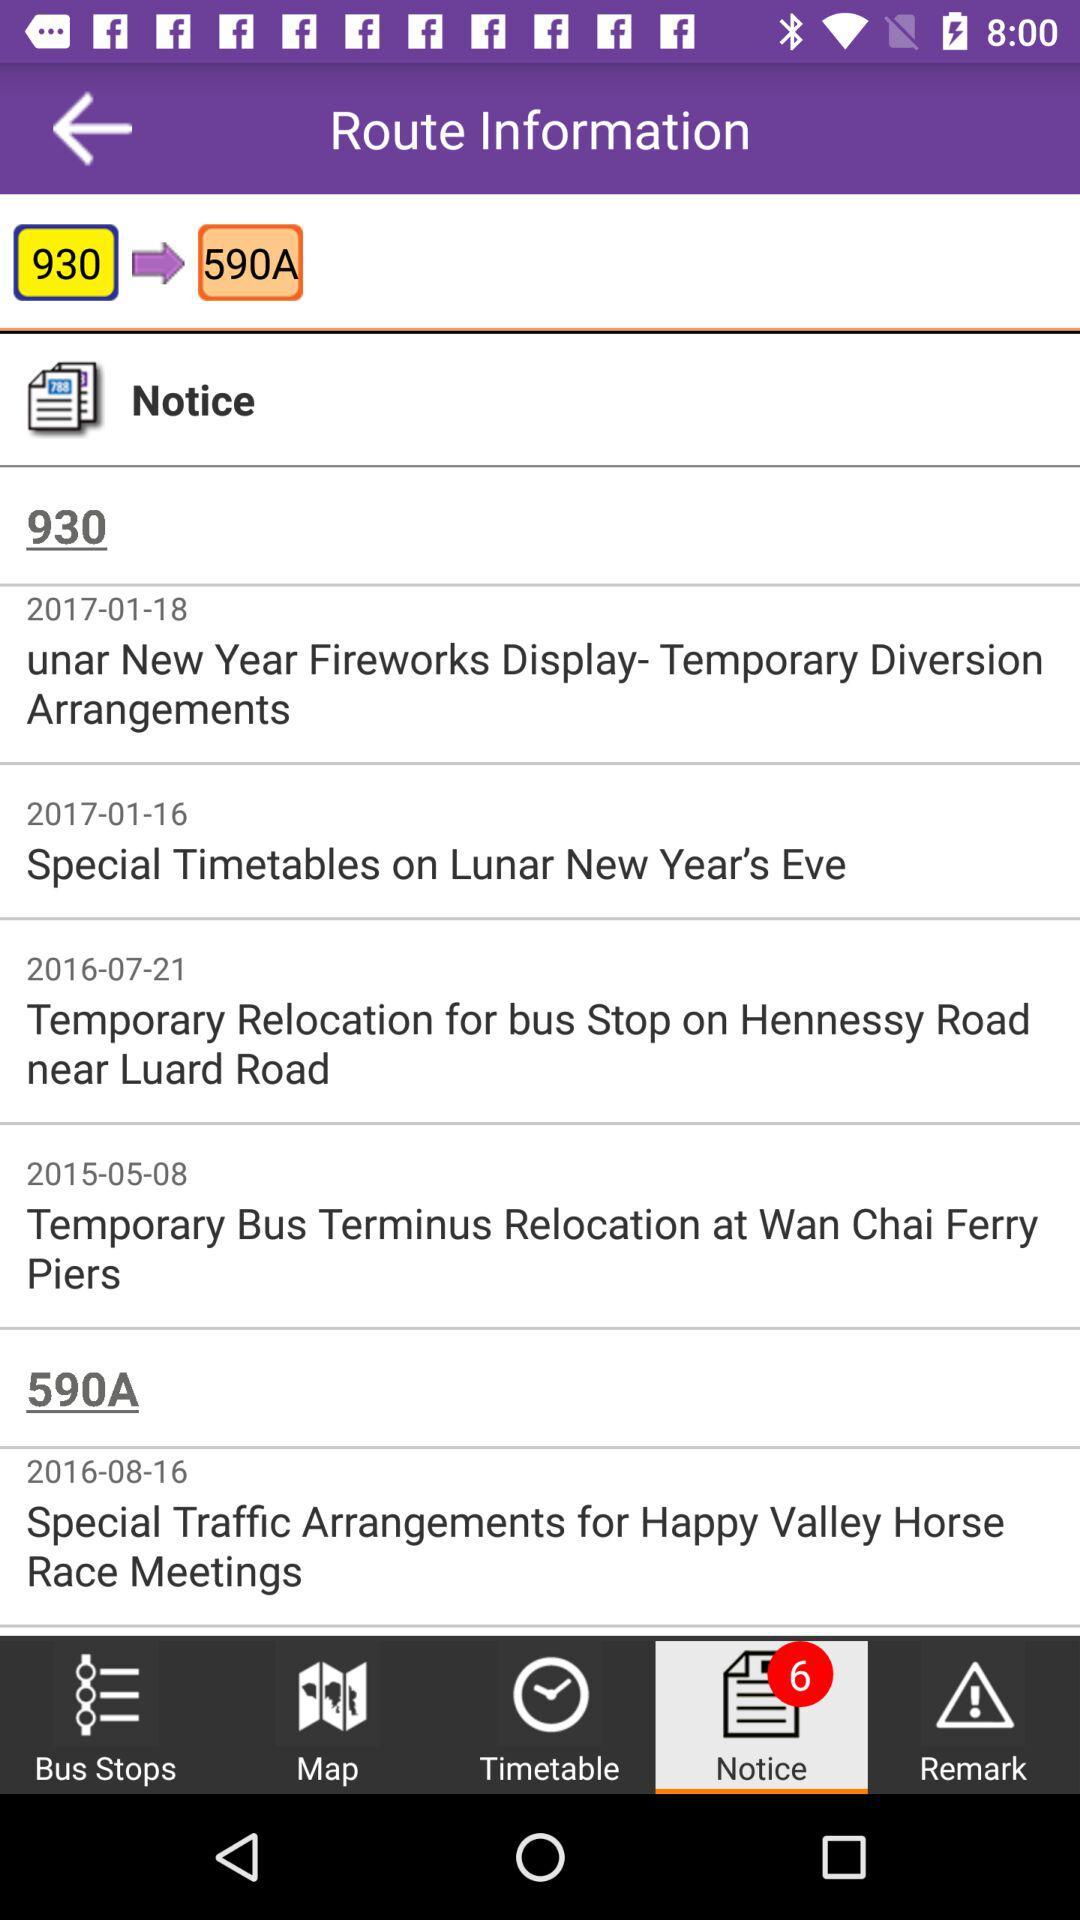 This screenshot has width=1080, height=1920. What do you see at coordinates (92, 127) in the screenshot?
I see `the arrow_backward icon` at bounding box center [92, 127].